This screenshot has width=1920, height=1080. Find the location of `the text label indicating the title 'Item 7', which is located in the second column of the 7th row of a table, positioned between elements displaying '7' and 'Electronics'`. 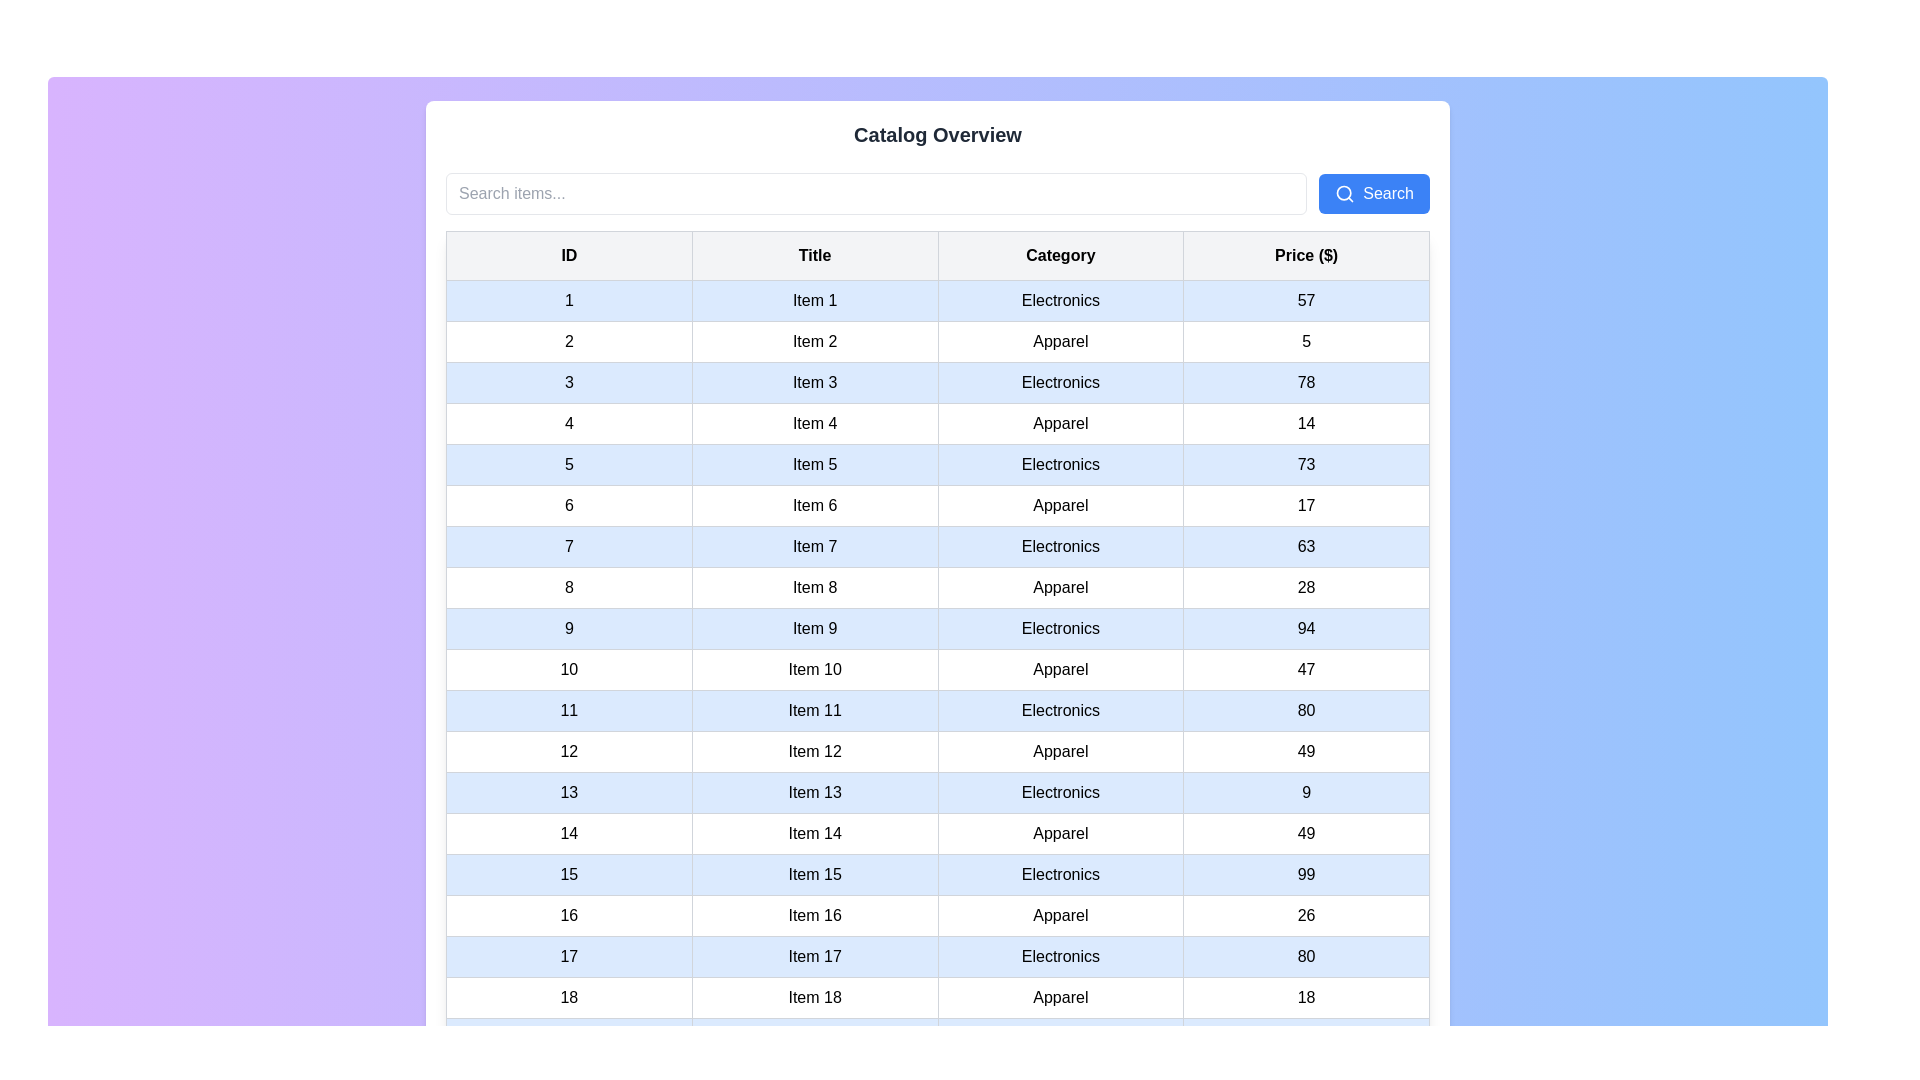

the text label indicating the title 'Item 7', which is located in the second column of the 7th row of a table, positioned between elements displaying '7' and 'Electronics' is located at coordinates (815, 547).